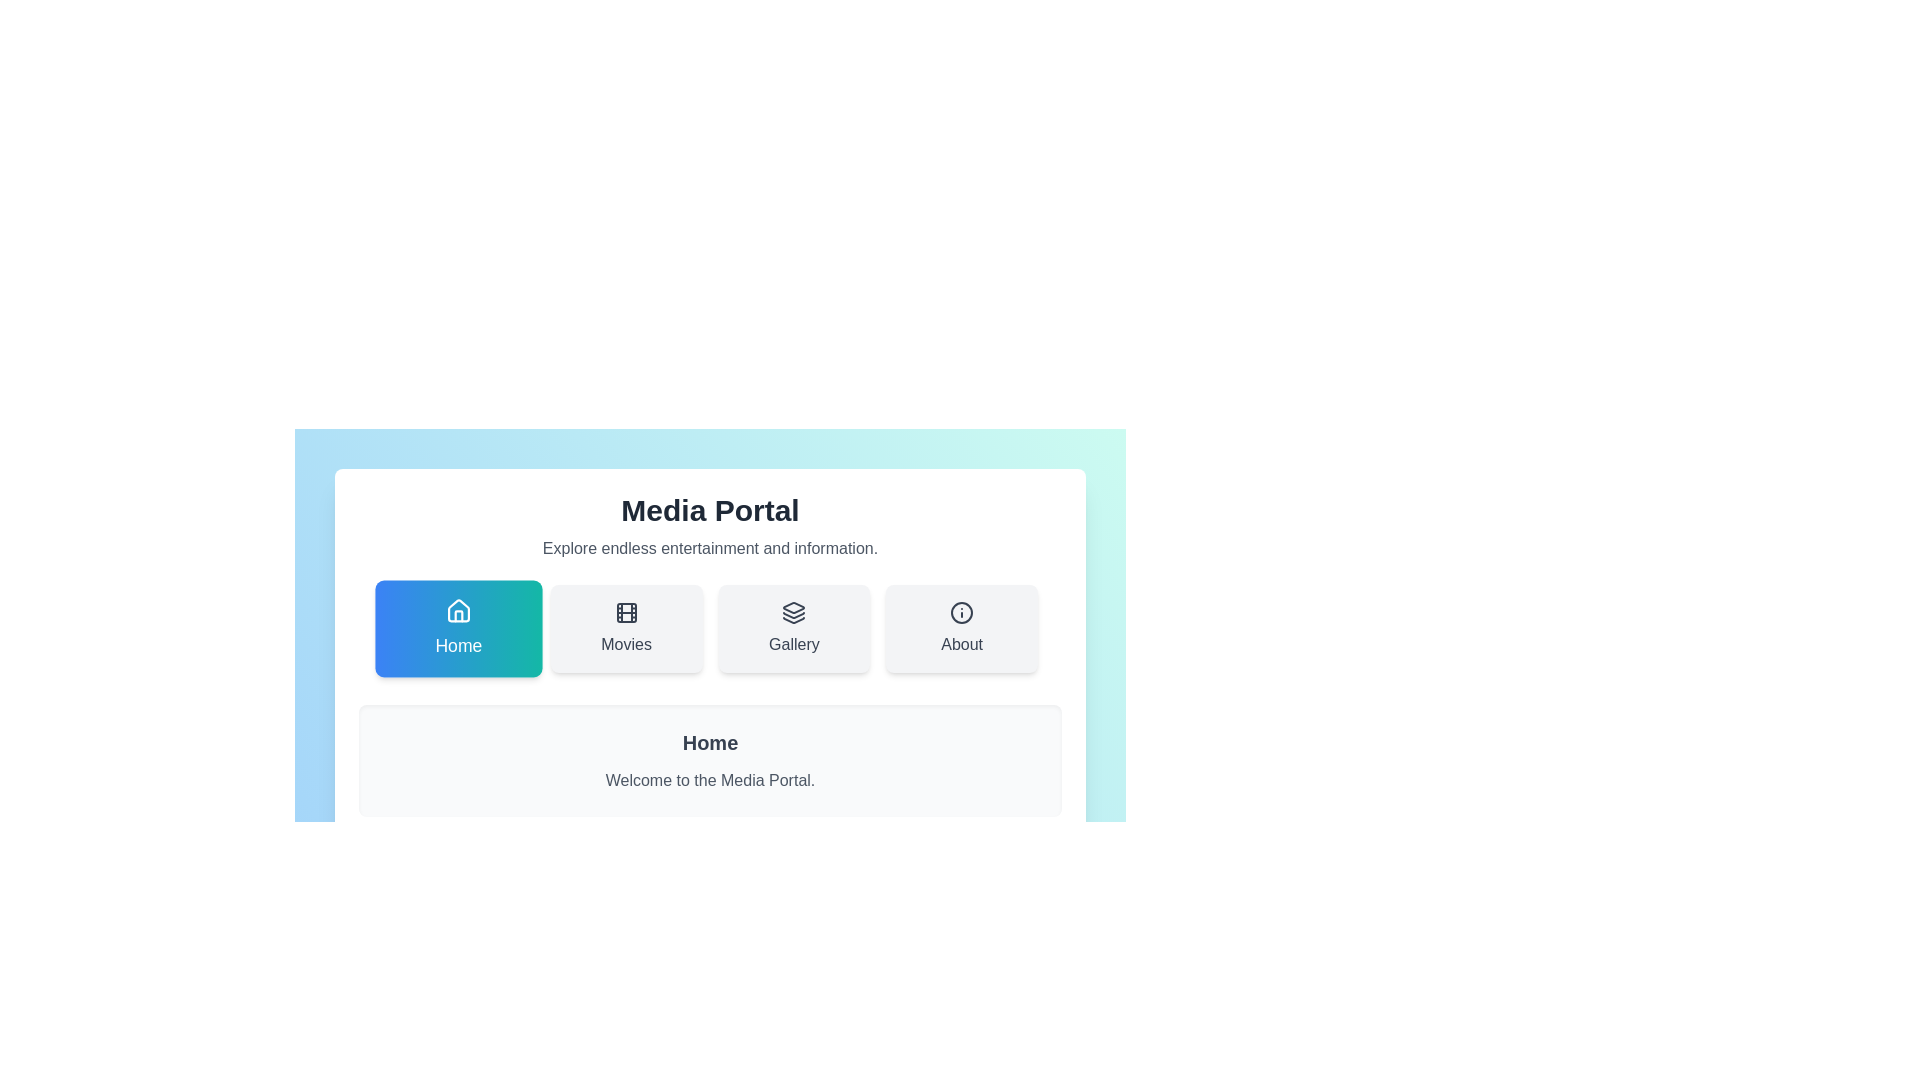 The height and width of the screenshot is (1080, 1920). What do you see at coordinates (793, 612) in the screenshot?
I see `the Icon element representing layered sheets, part of the 'Gallery' button, for accessibility tools` at bounding box center [793, 612].